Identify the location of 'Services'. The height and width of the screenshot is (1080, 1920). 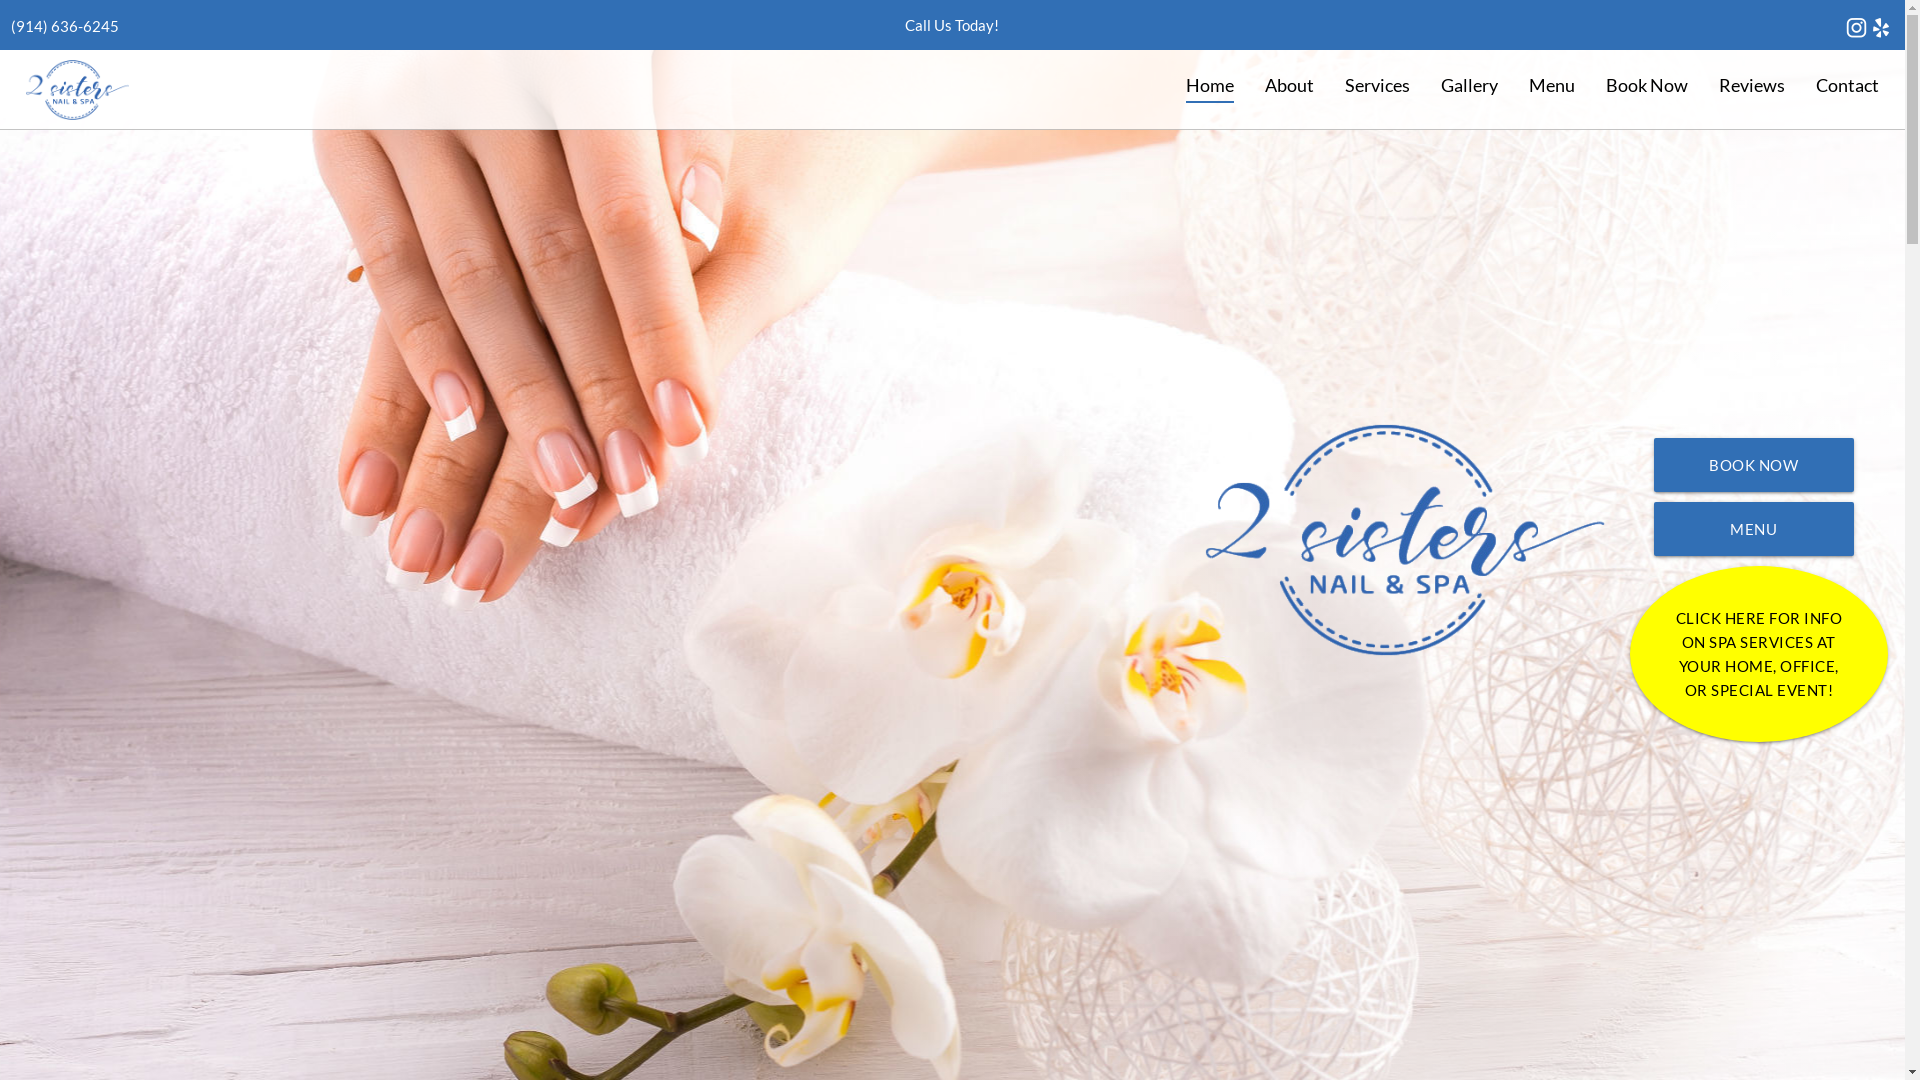
(1376, 84).